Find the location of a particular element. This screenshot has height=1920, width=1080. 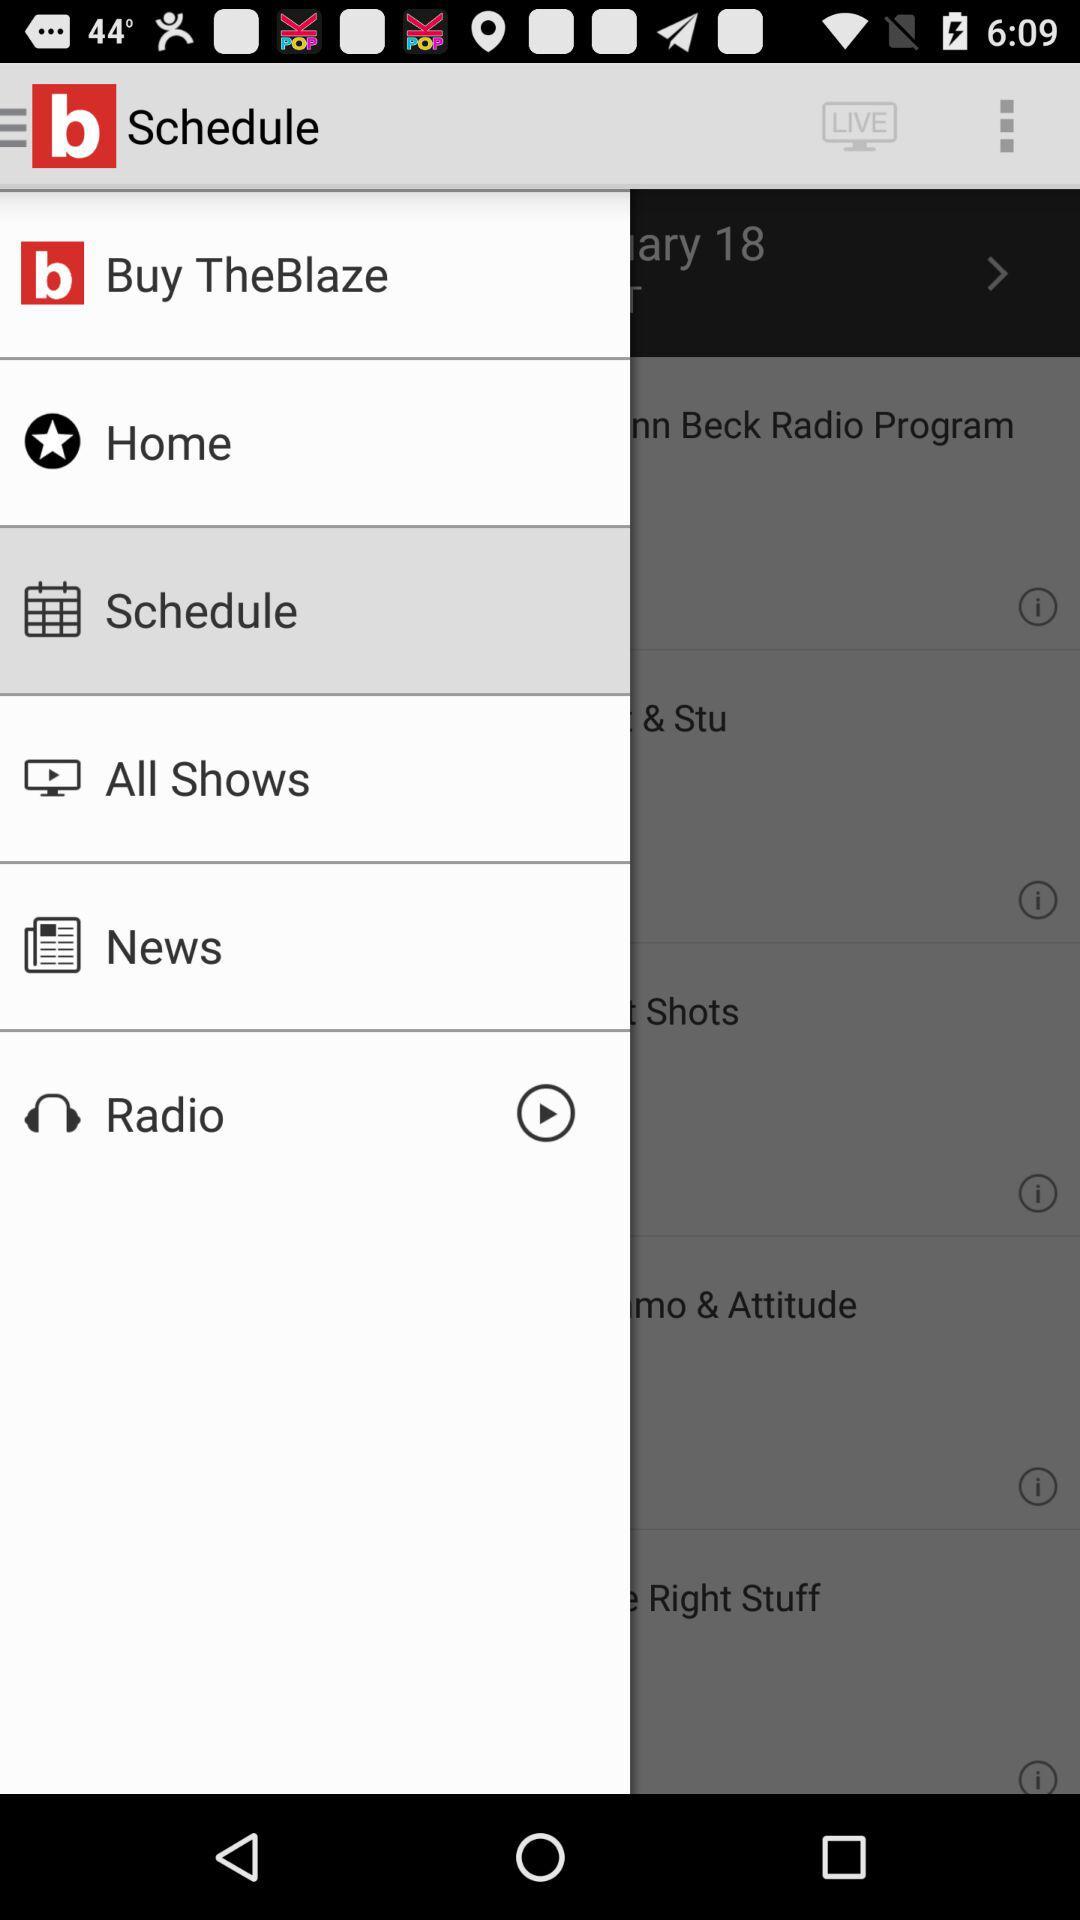

the arrow_forward icon is located at coordinates (995, 291).